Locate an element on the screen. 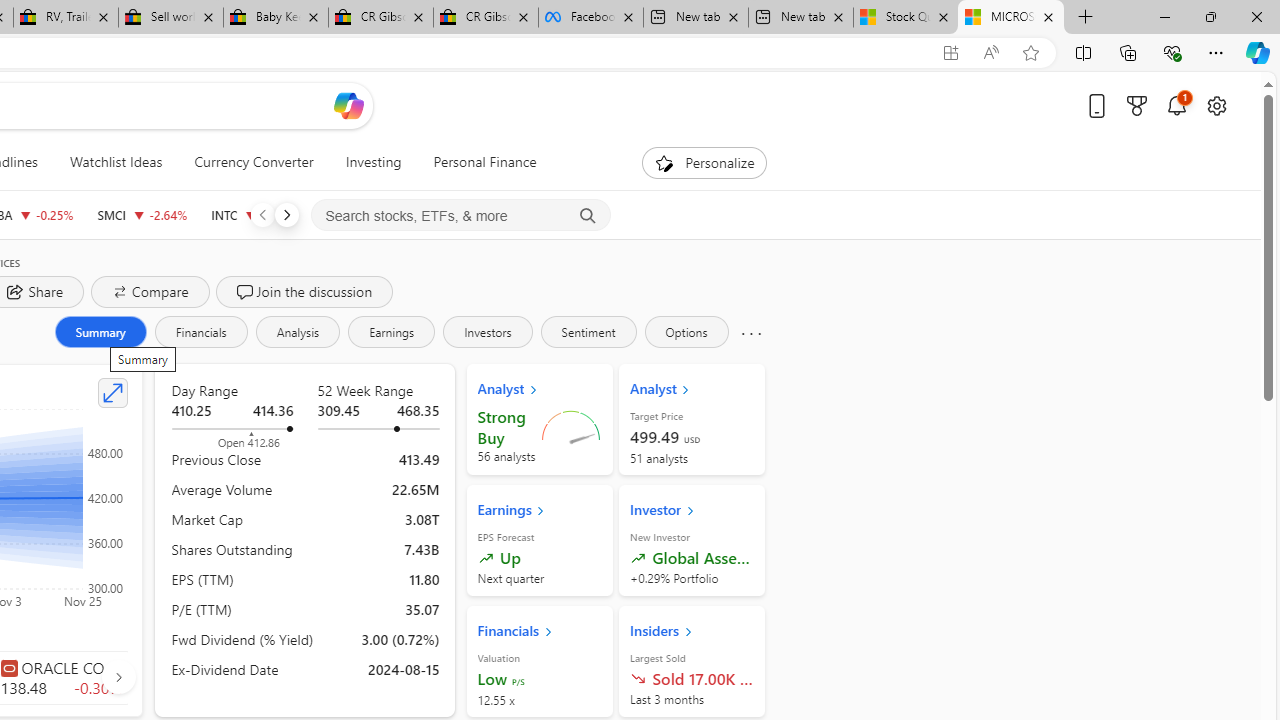 This screenshot has height=720, width=1280. 'AutomationID: finance_carousel_navi_arrow' is located at coordinates (117, 675).